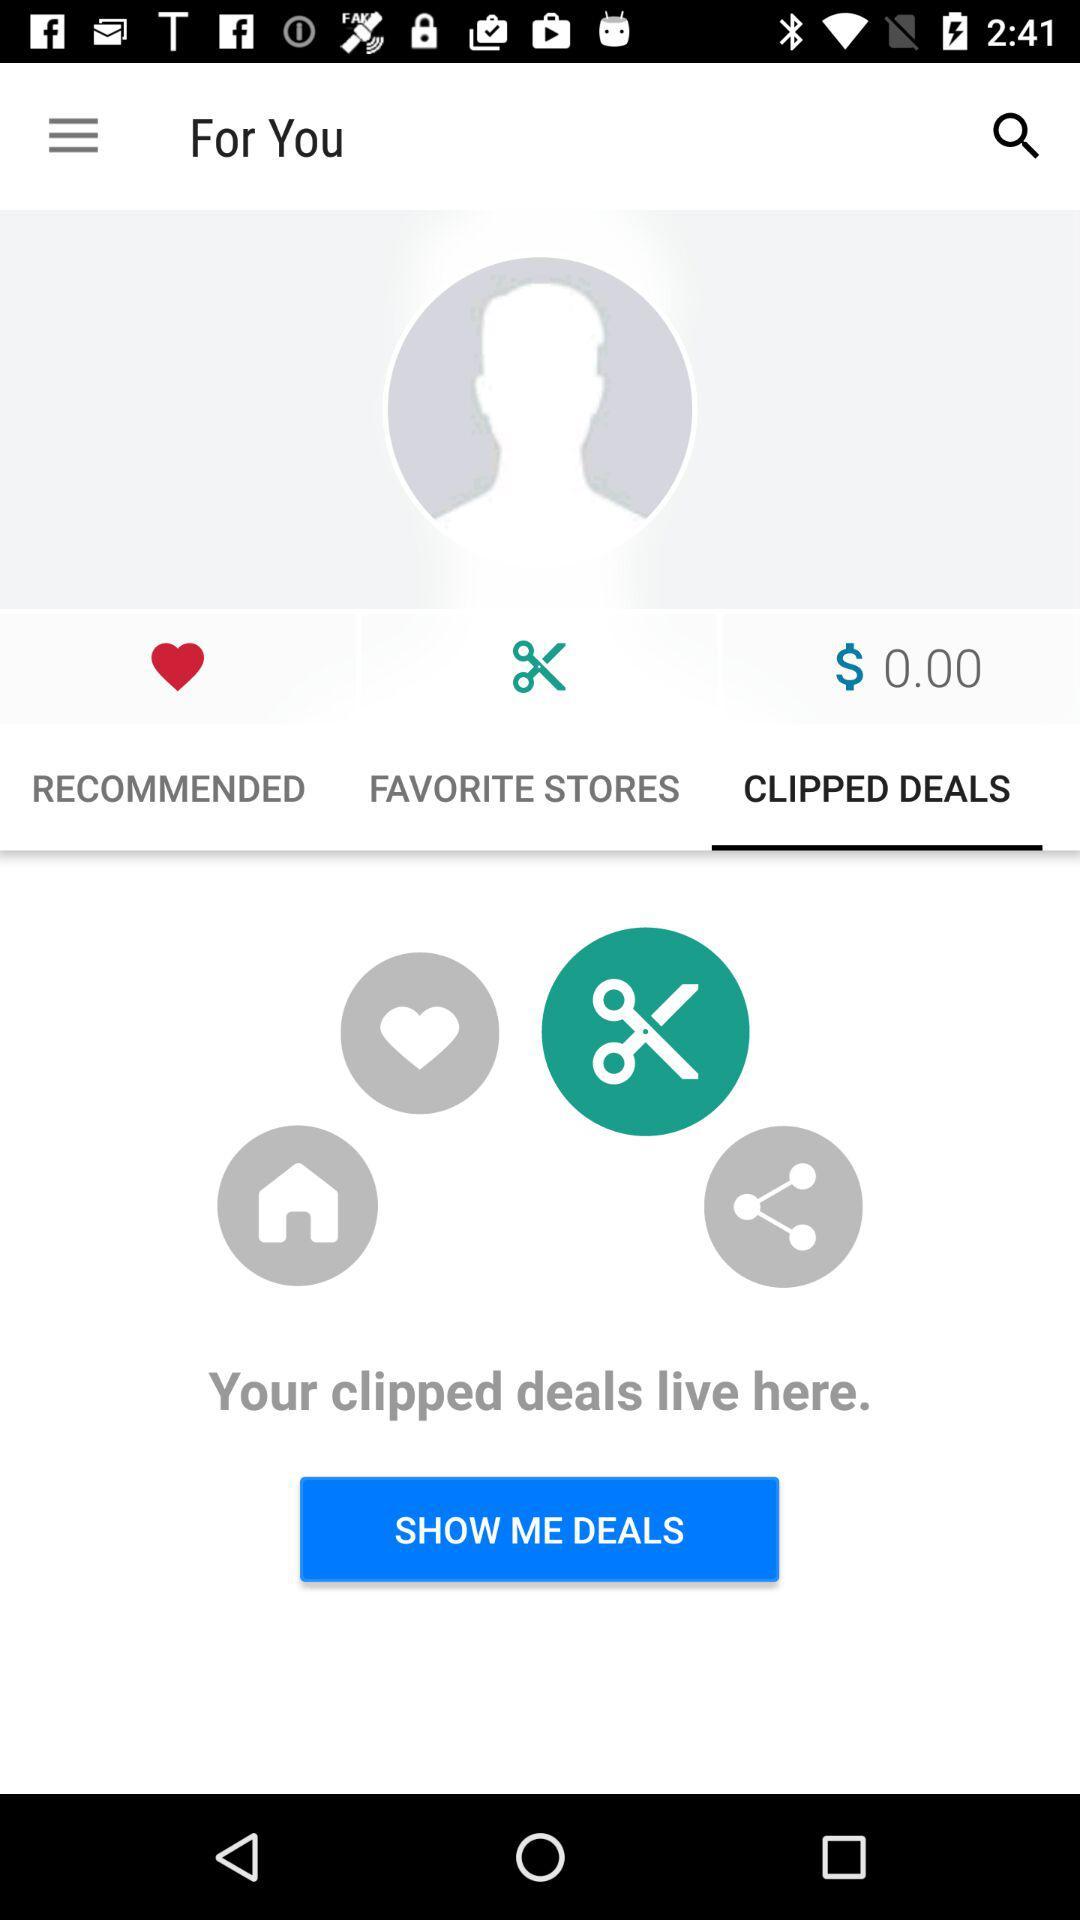 This screenshot has height=1920, width=1080. What do you see at coordinates (540, 408) in the screenshot?
I see `choose profile picture` at bounding box center [540, 408].